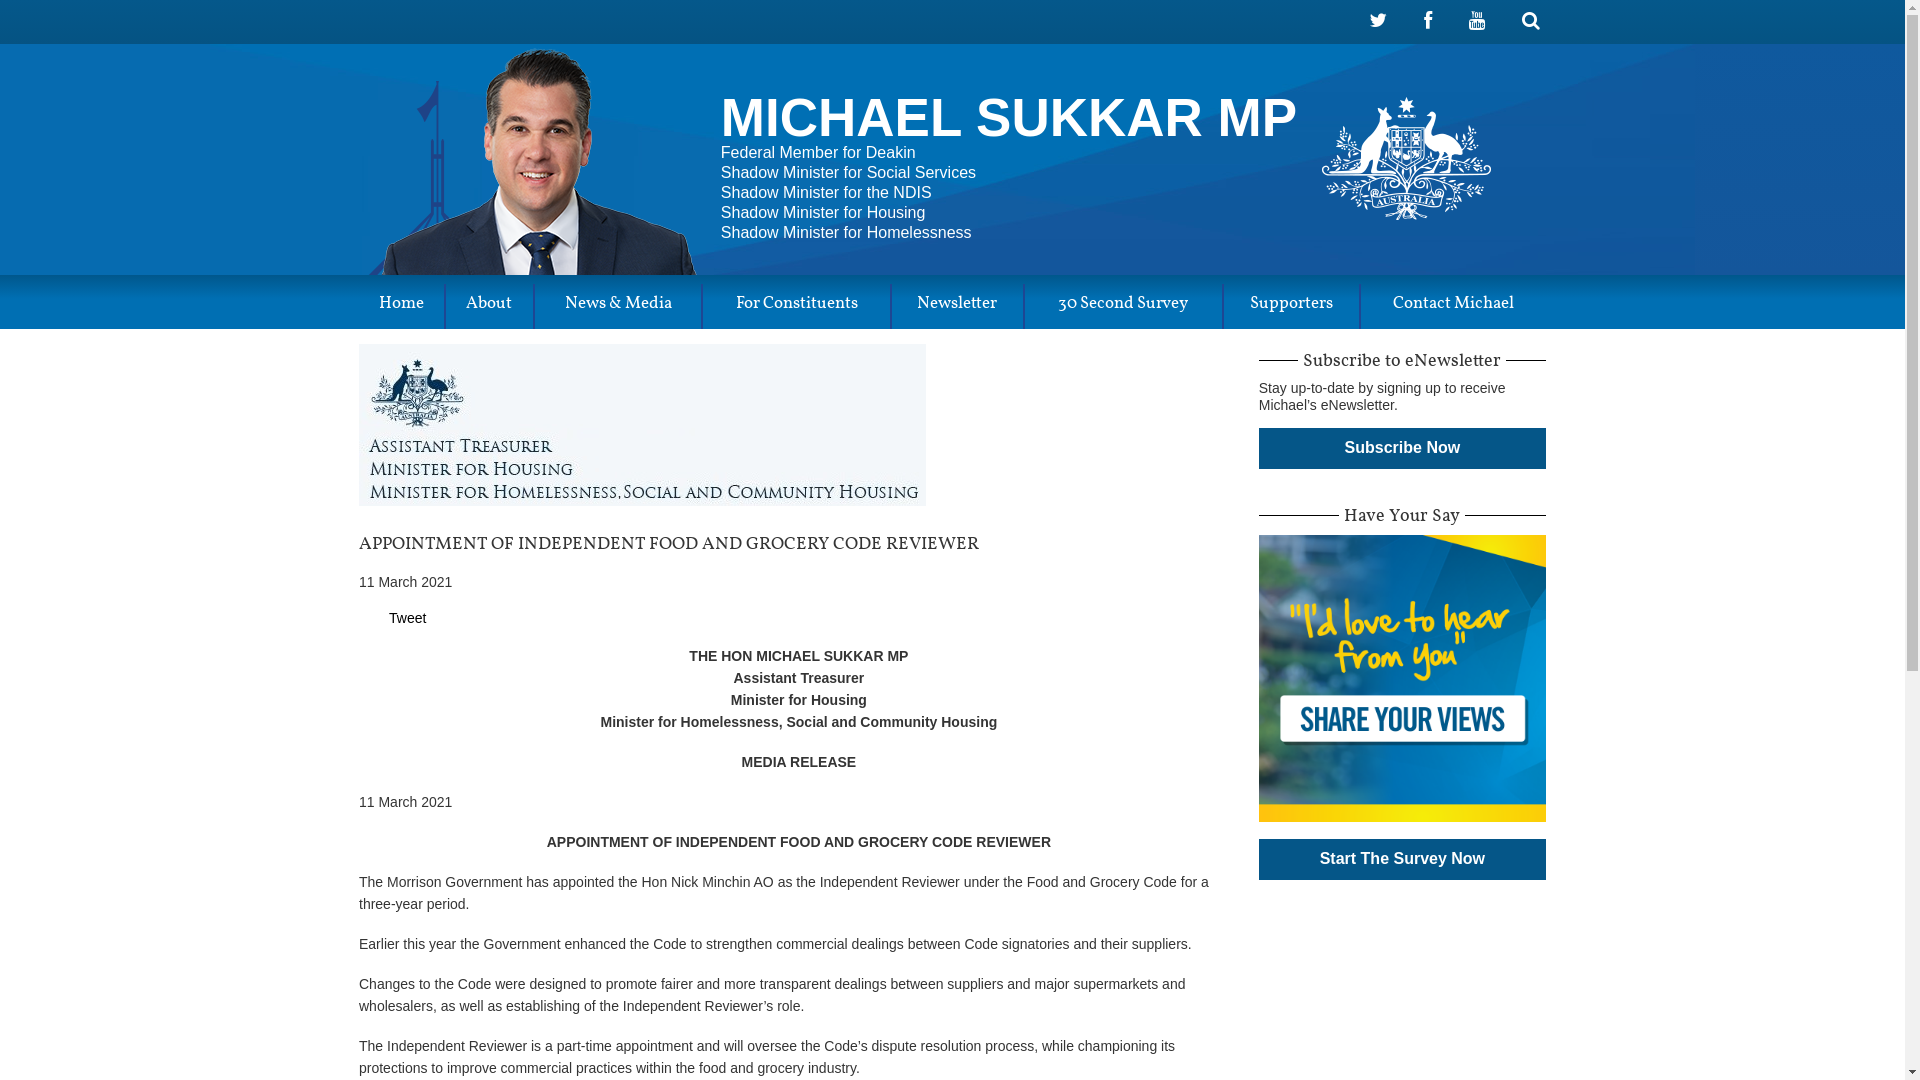 The image size is (1920, 1080). I want to click on 'Newsletter', so click(956, 306).